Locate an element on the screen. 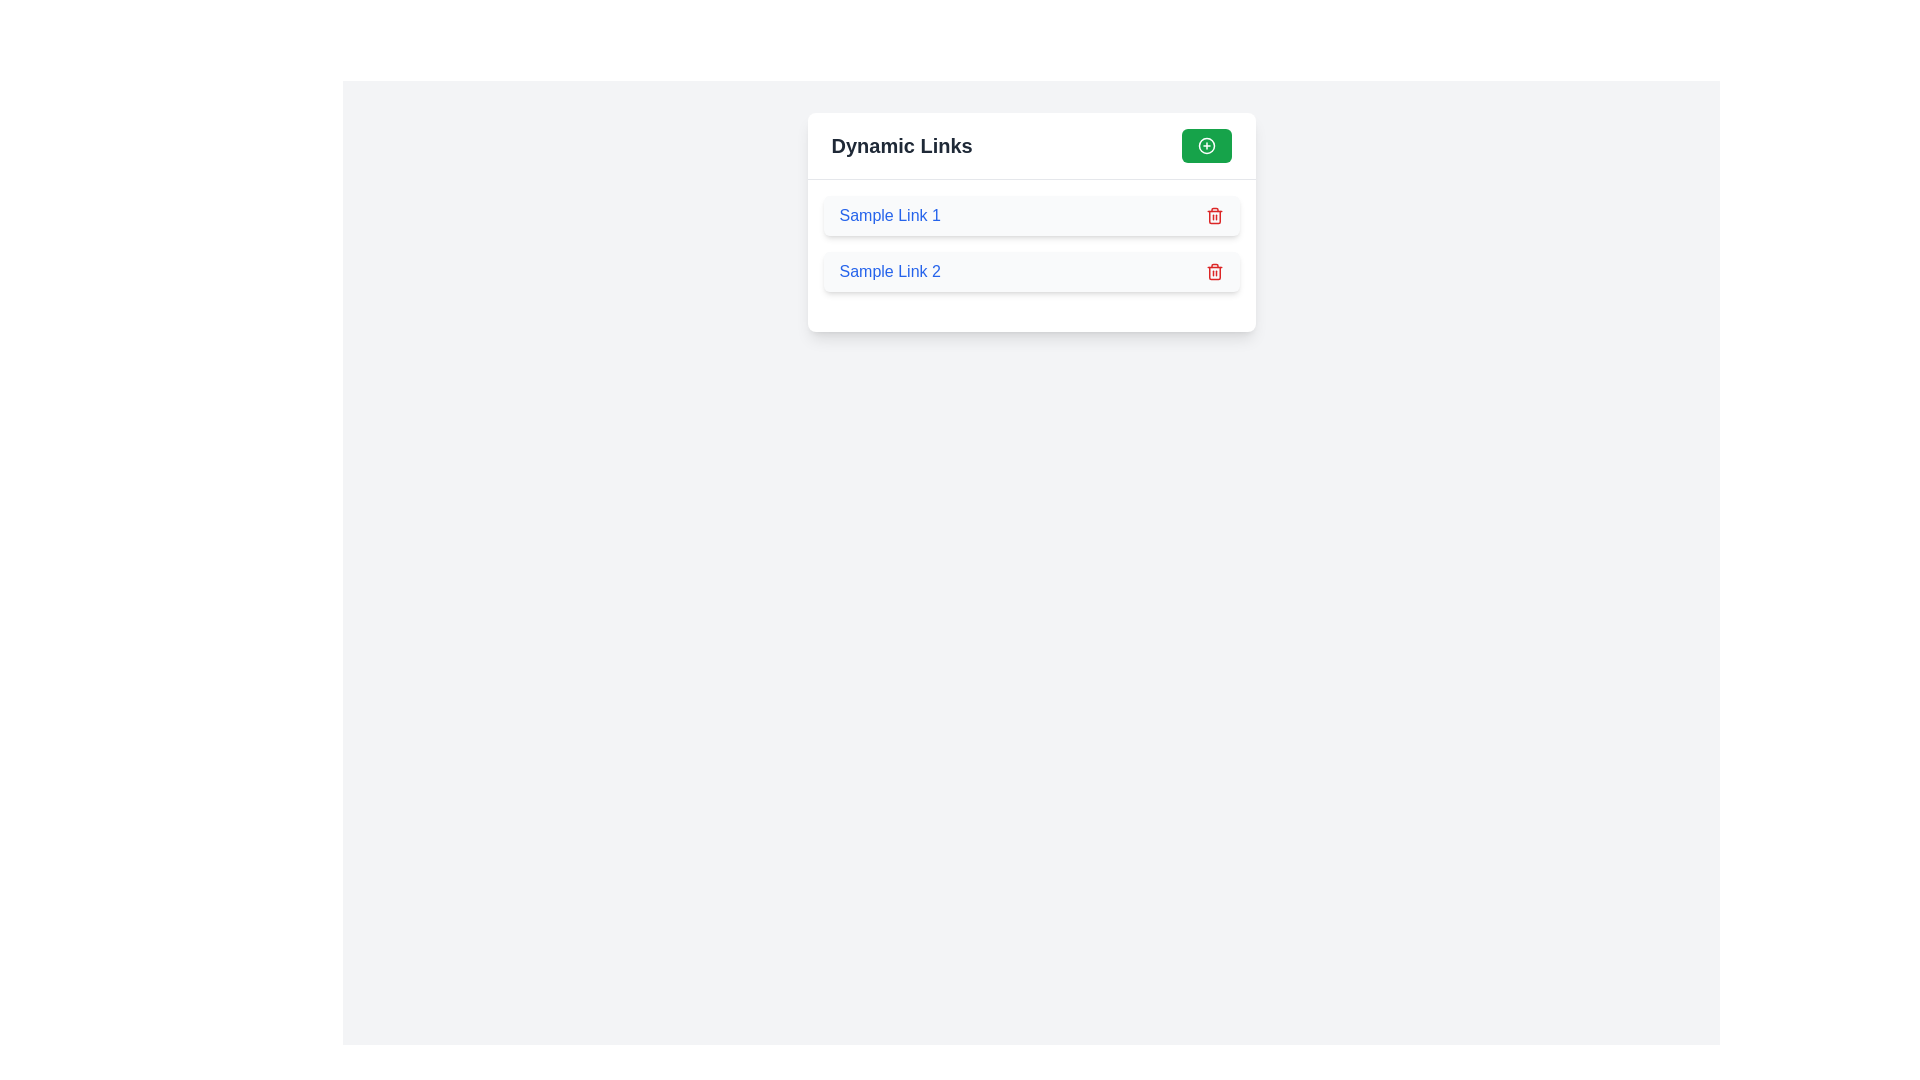 This screenshot has width=1920, height=1080. the hyperlink in the first item of the 'Dynamic Links' list to underline it is located at coordinates (1031, 216).